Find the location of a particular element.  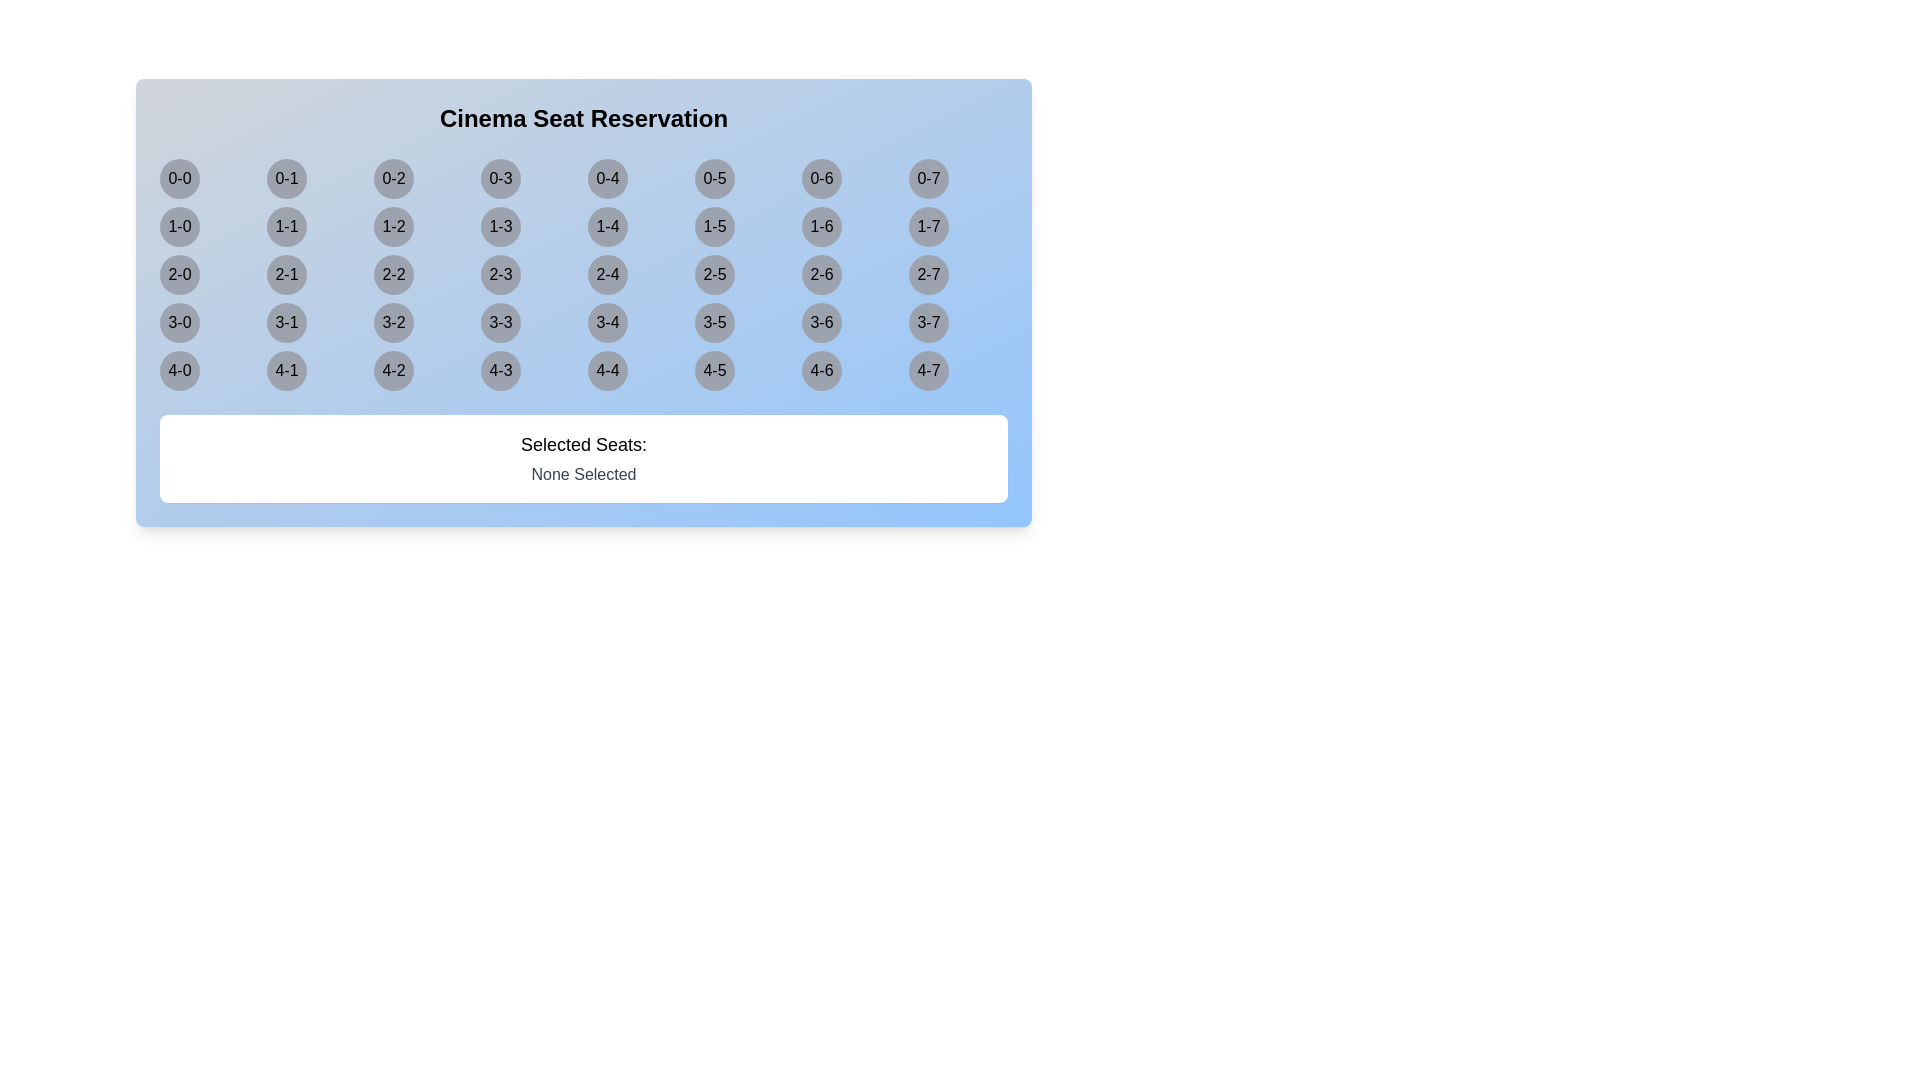

the interactive circular button labeled '0-0' in the Cinema Seat Reservation section is located at coordinates (180, 177).